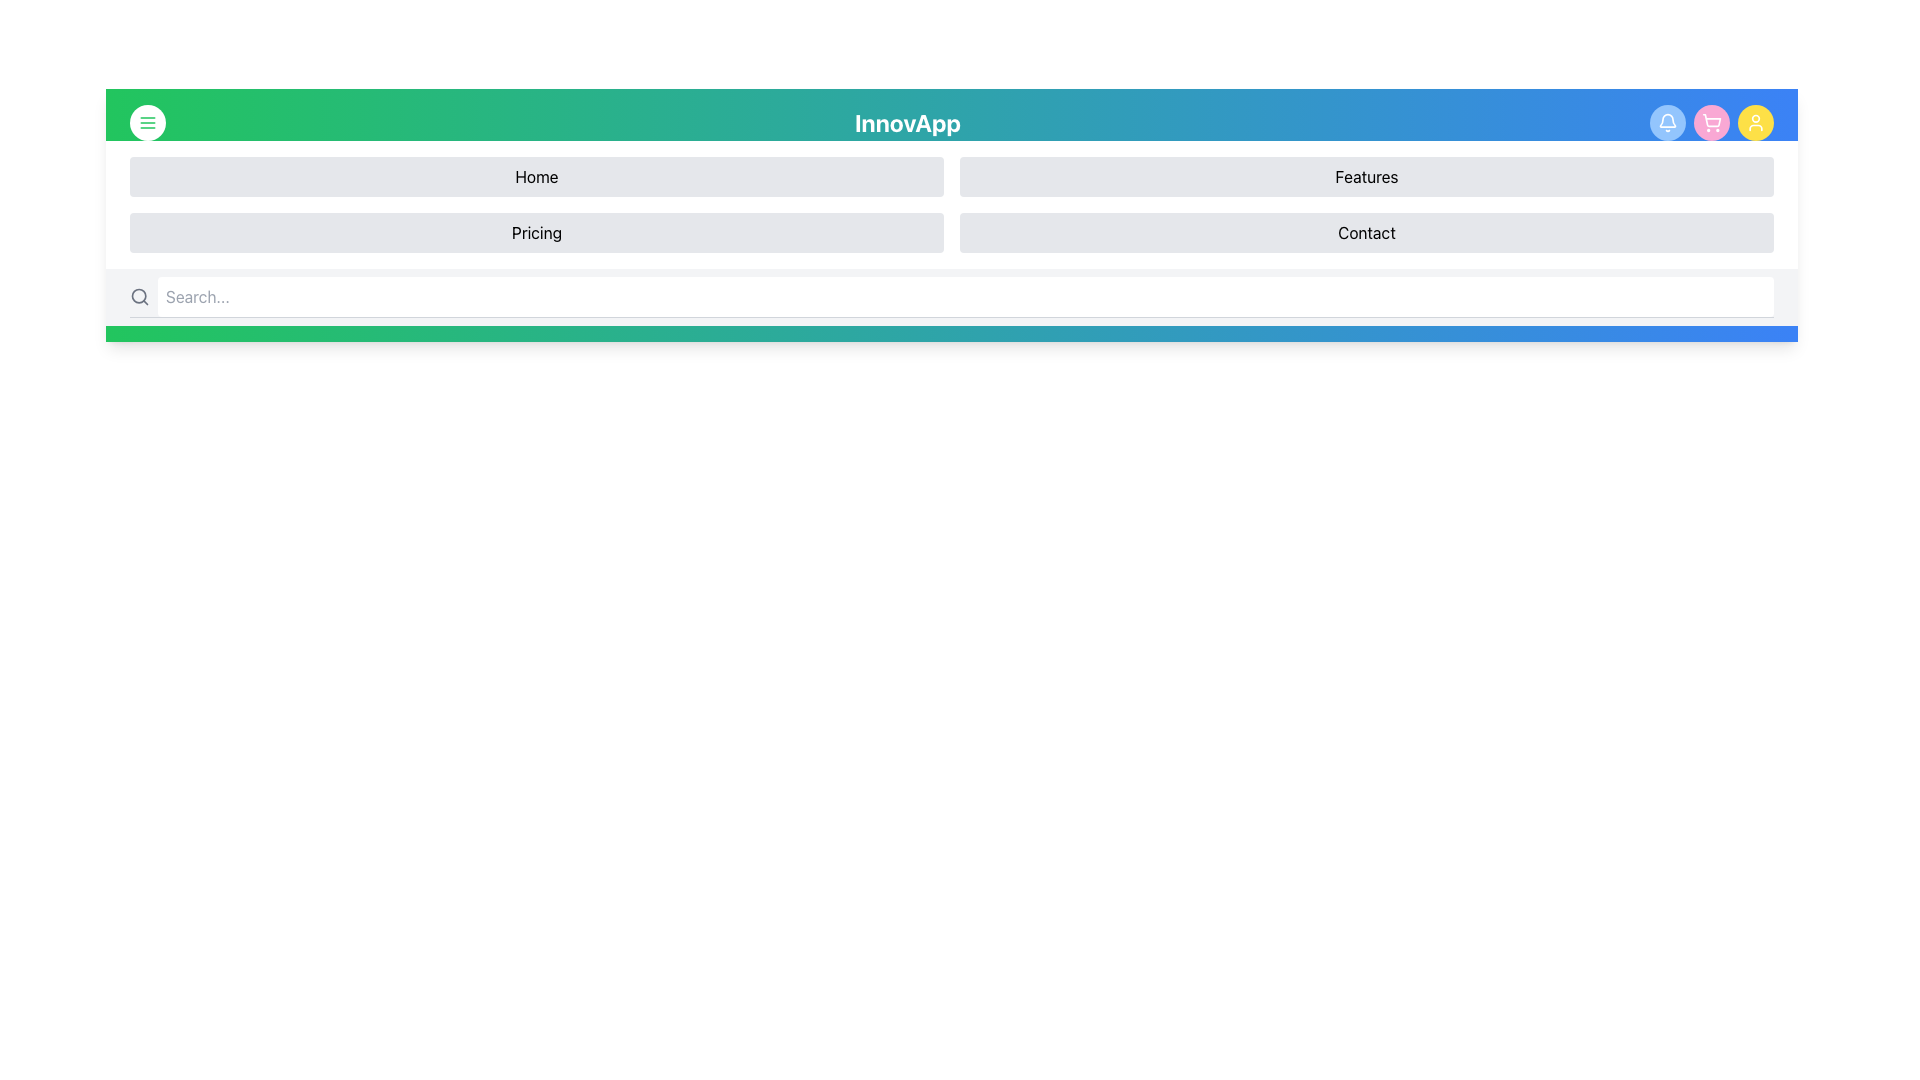  I want to click on the first circular Icon Button in the top-right section of the user interface, so click(1668, 123).